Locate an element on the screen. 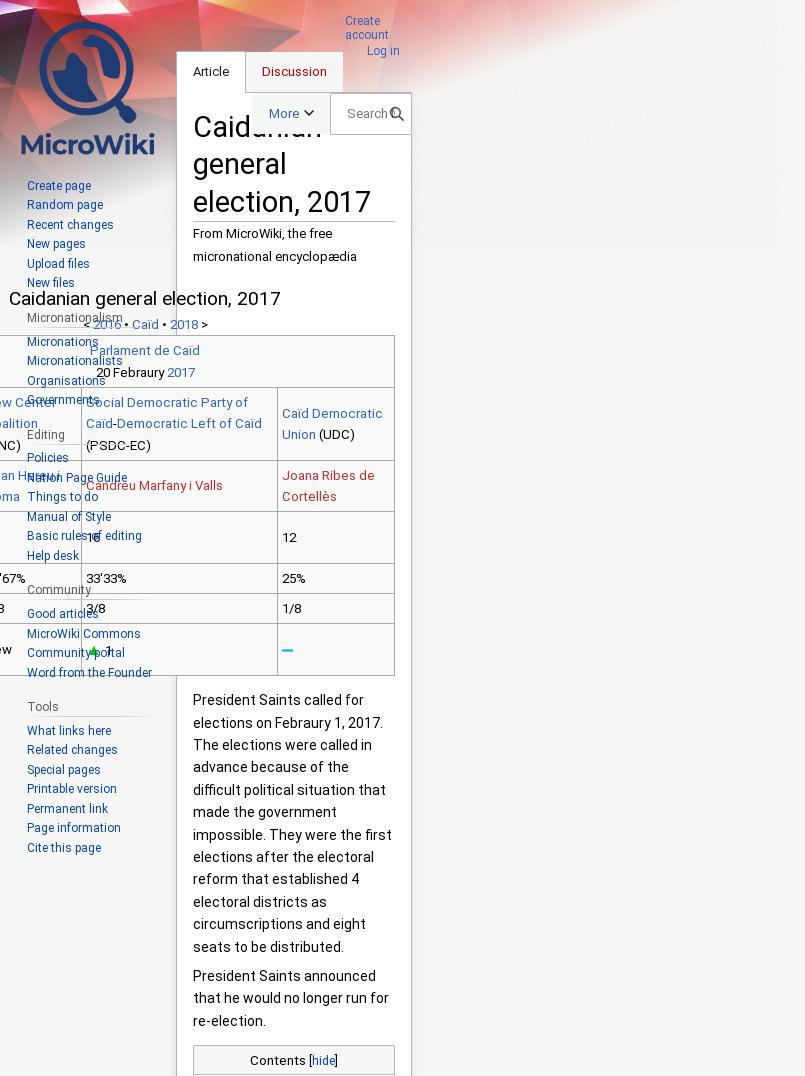 This screenshot has height=1076, width=805. '3/8' is located at coordinates (84, 608).